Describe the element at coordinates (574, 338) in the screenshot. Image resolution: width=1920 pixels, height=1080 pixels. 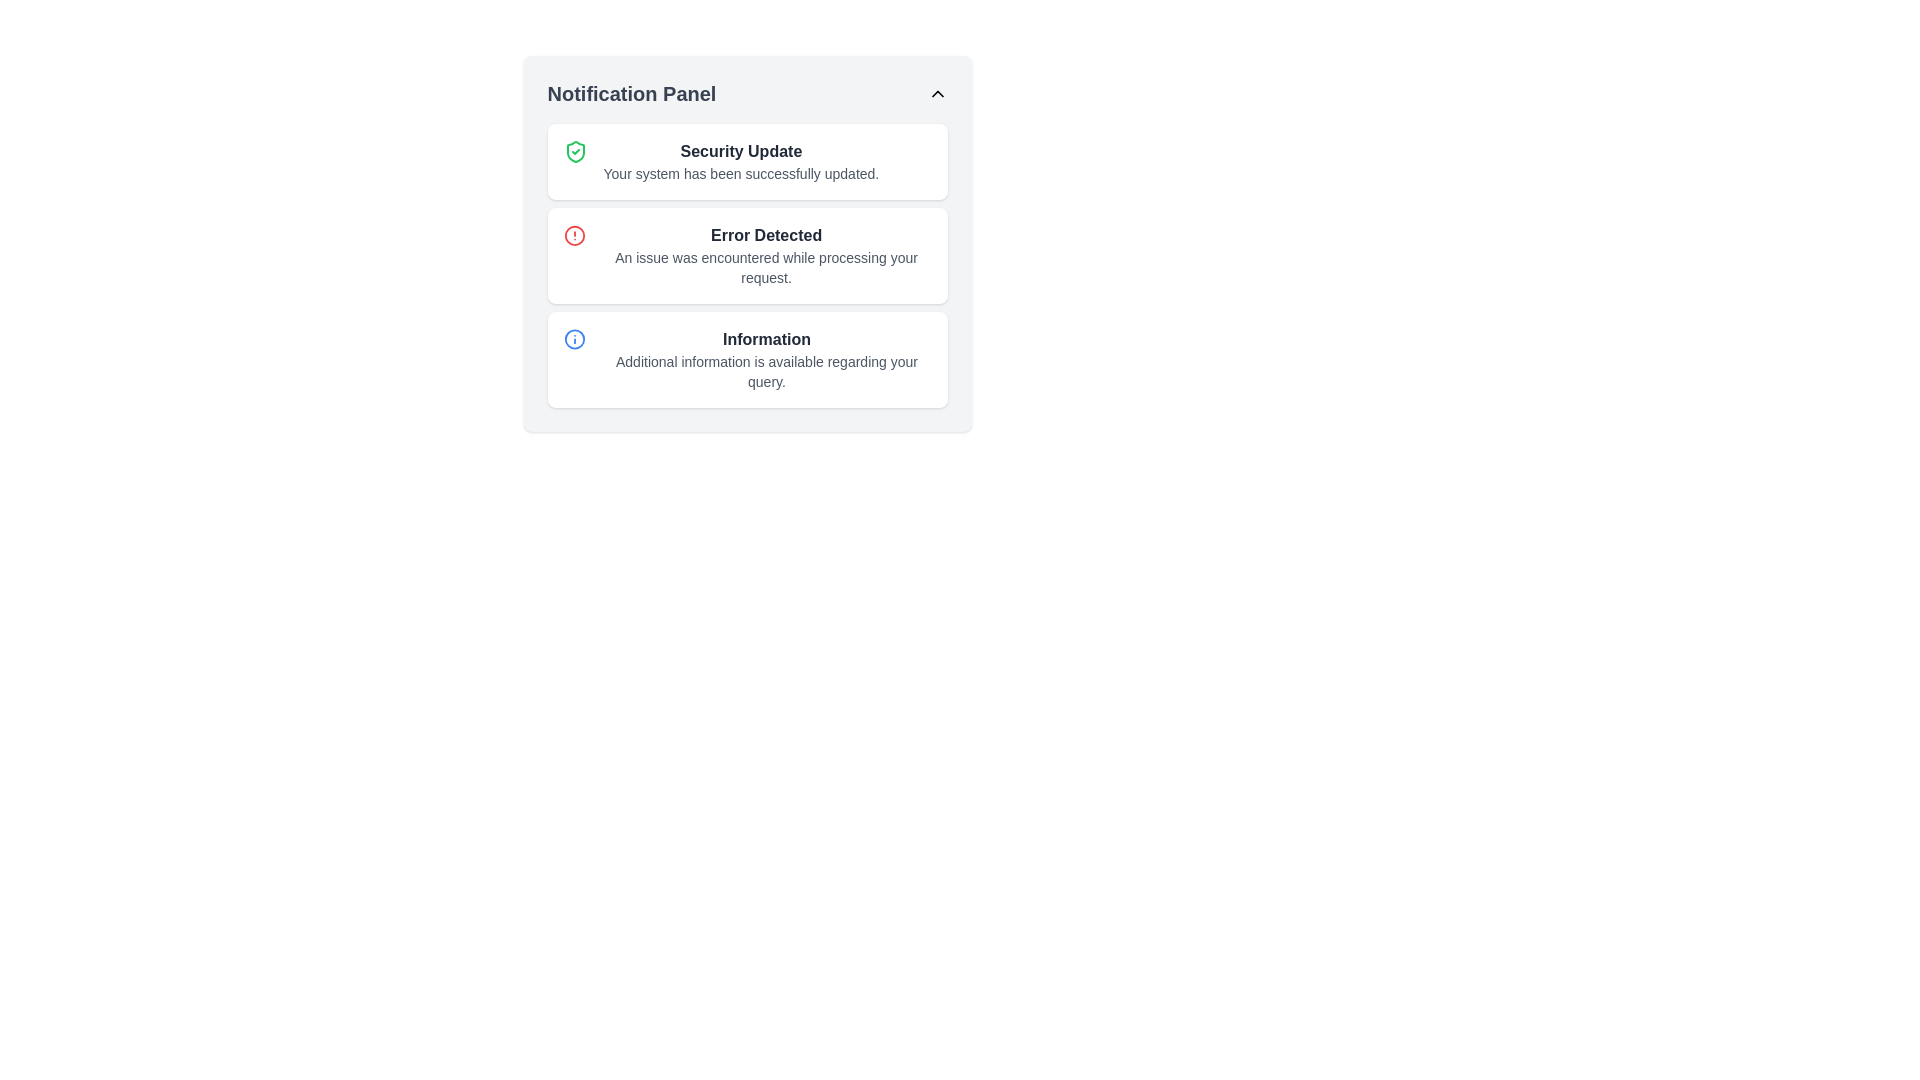
I see `the circular icon in the 'Information' section of the Notification Panel` at that location.